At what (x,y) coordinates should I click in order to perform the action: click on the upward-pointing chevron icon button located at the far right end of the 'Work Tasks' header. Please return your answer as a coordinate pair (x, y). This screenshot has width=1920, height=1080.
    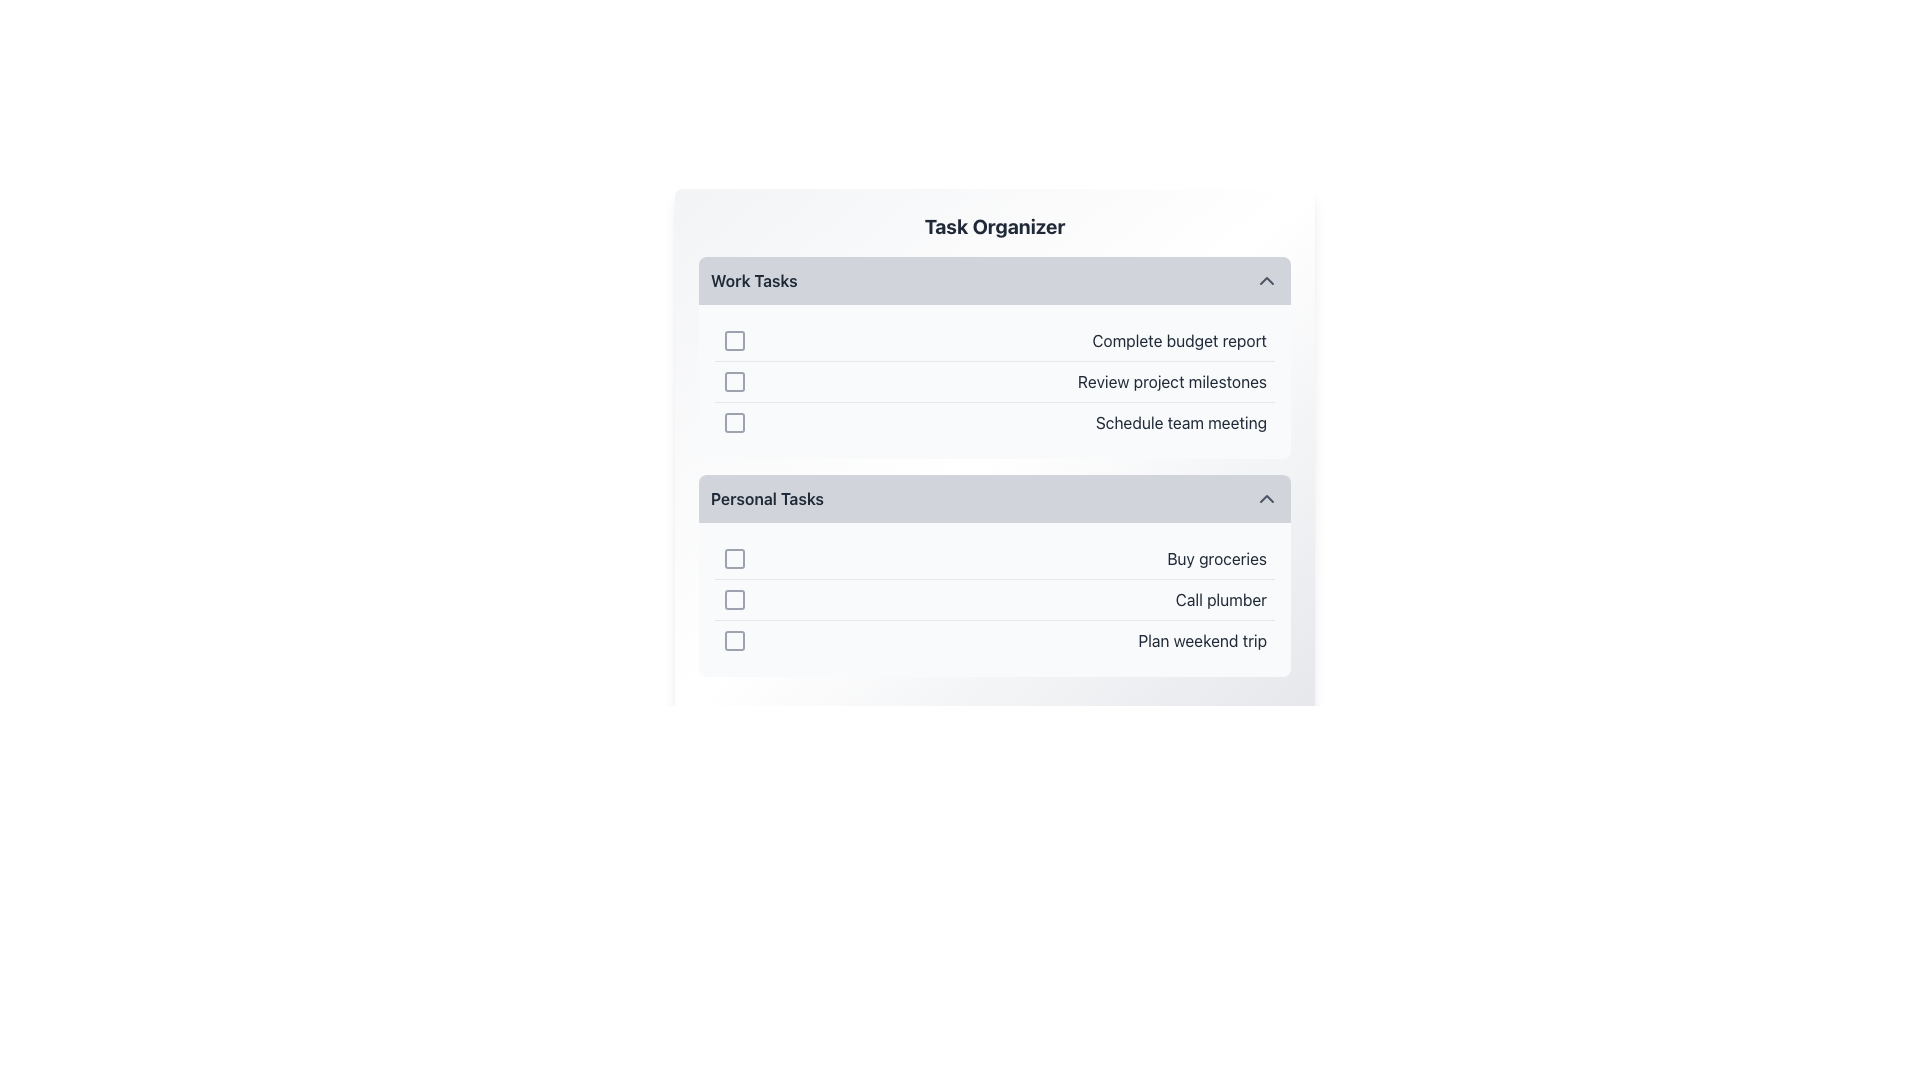
    Looking at the image, I should click on (1266, 281).